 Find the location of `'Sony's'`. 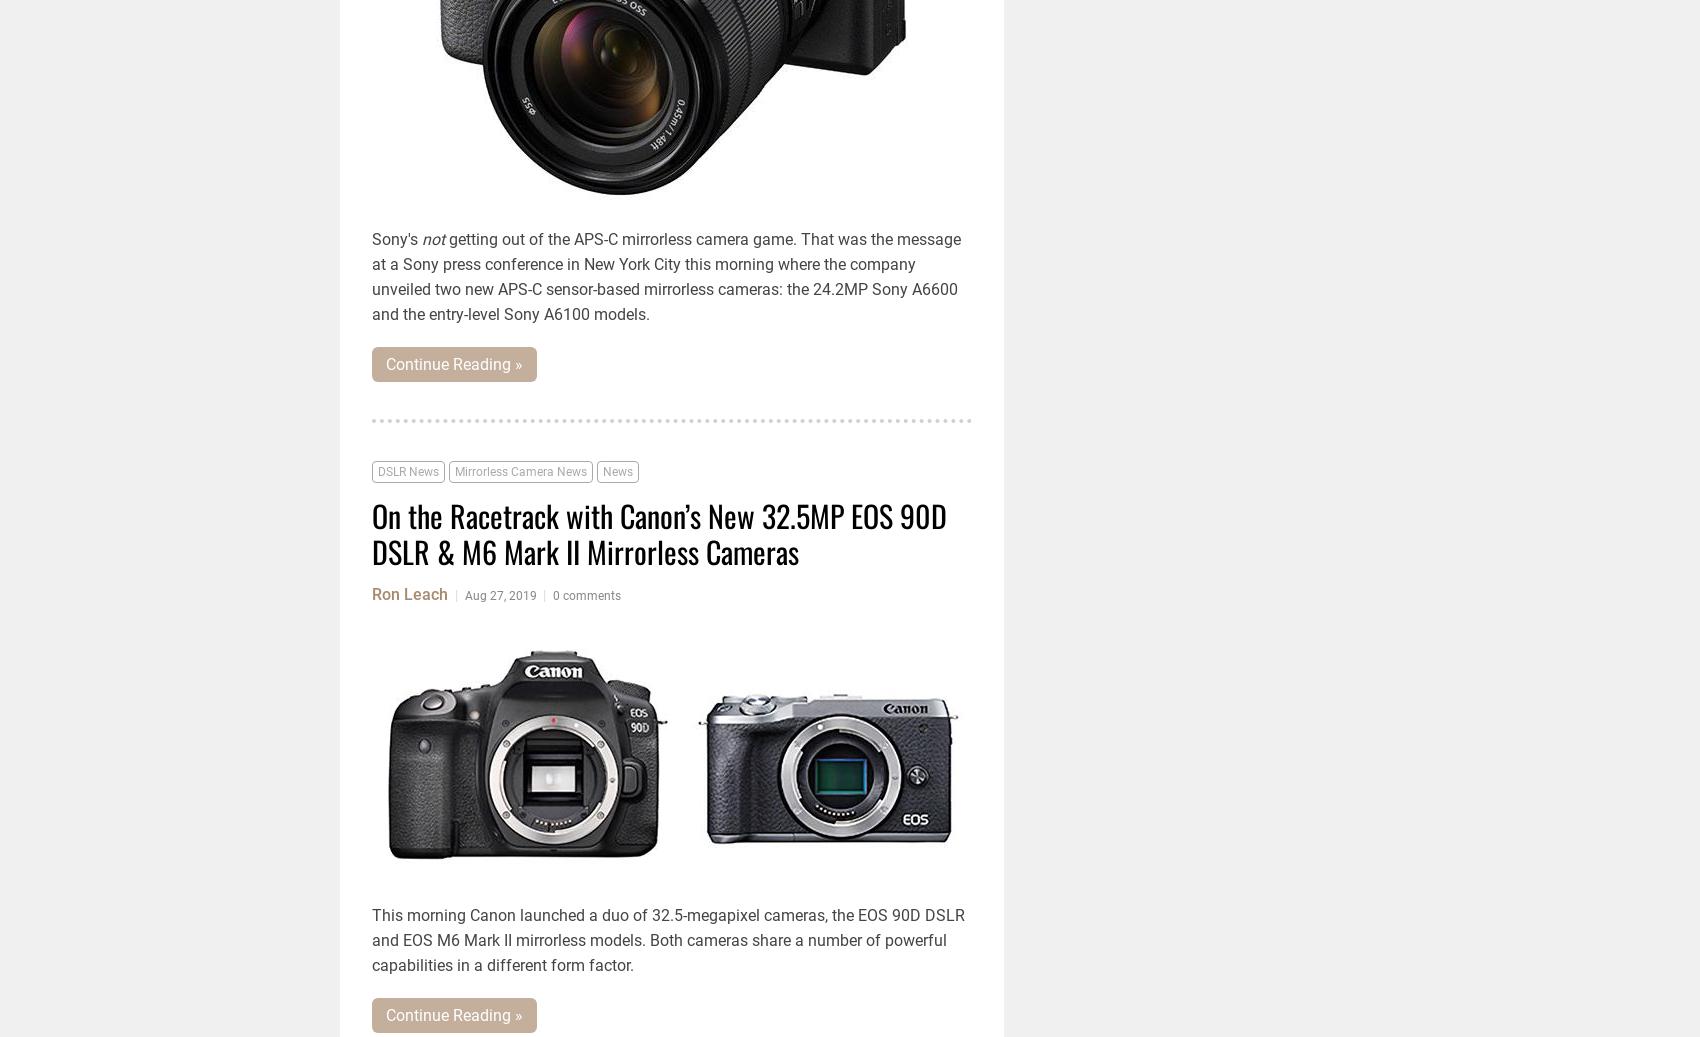

'Sony's' is located at coordinates (370, 238).